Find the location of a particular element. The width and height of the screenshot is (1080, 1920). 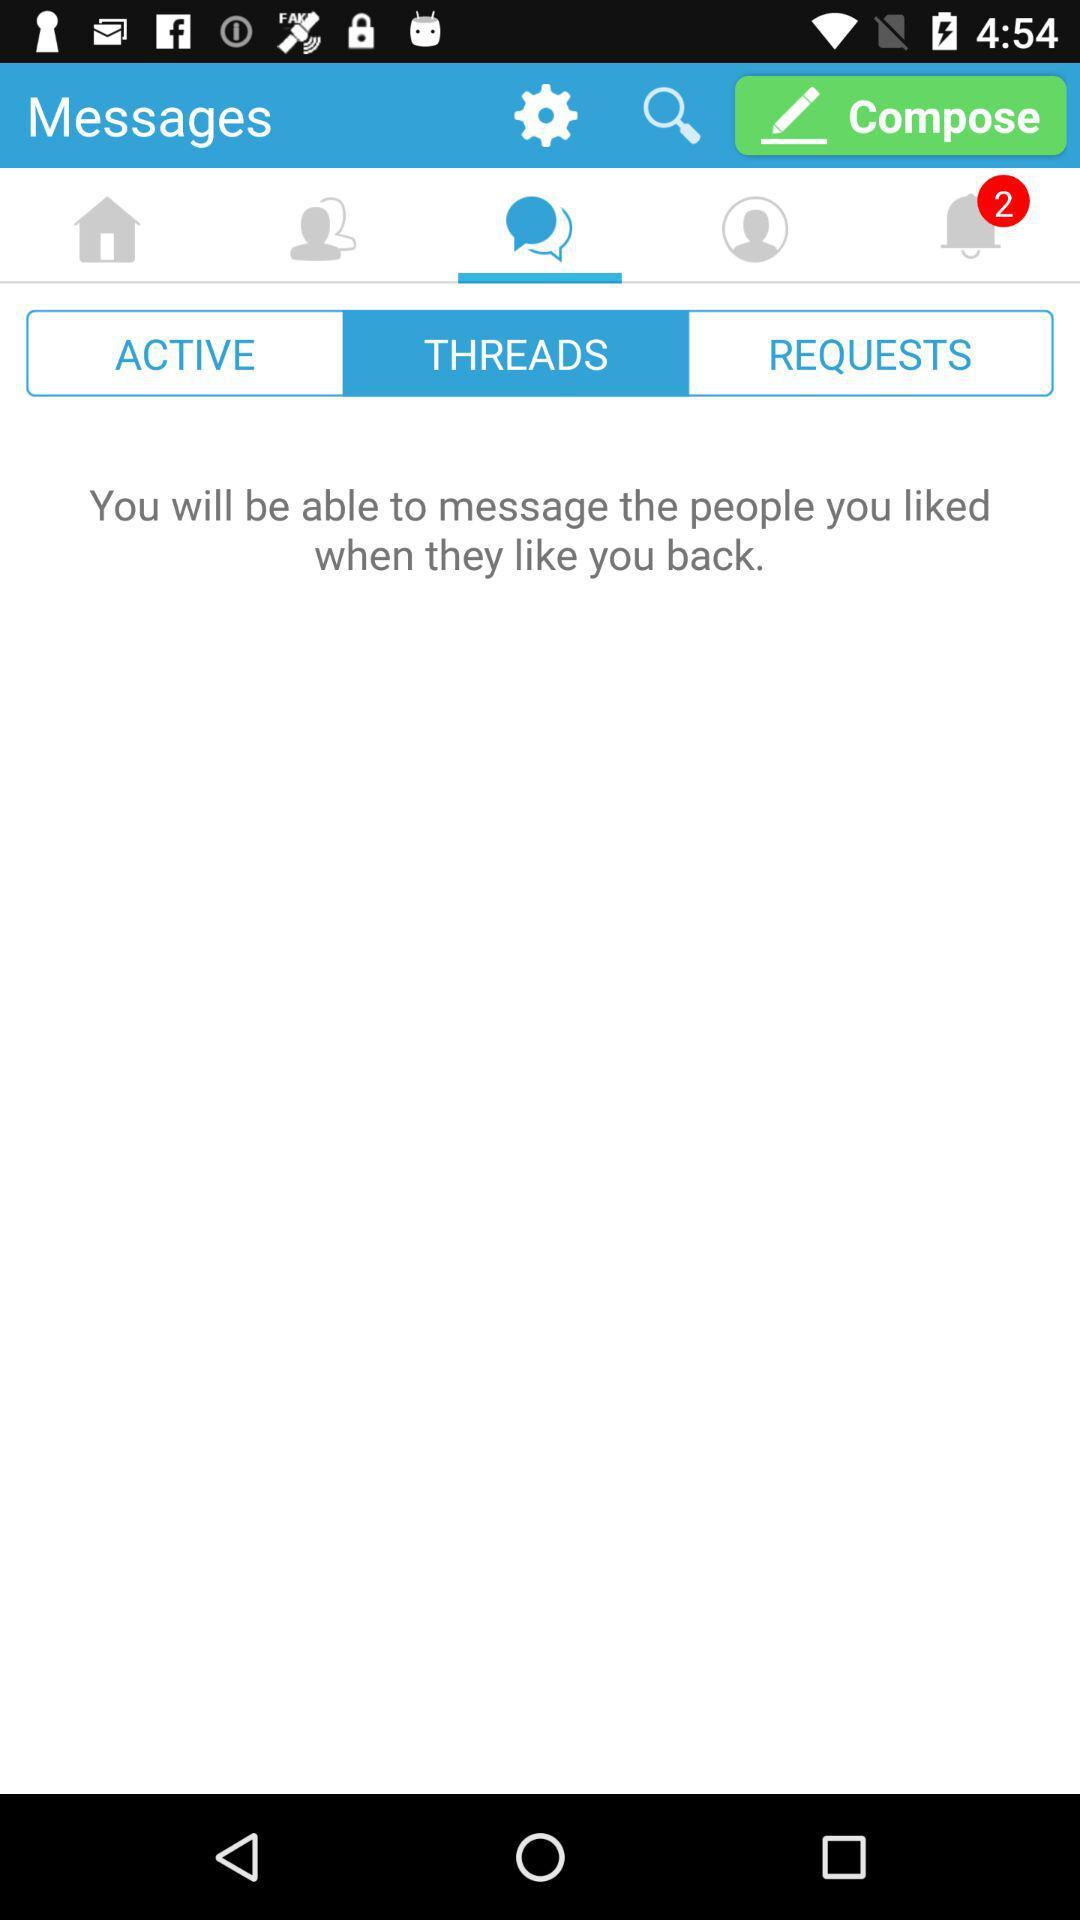

icon to the right of the threads is located at coordinates (869, 353).